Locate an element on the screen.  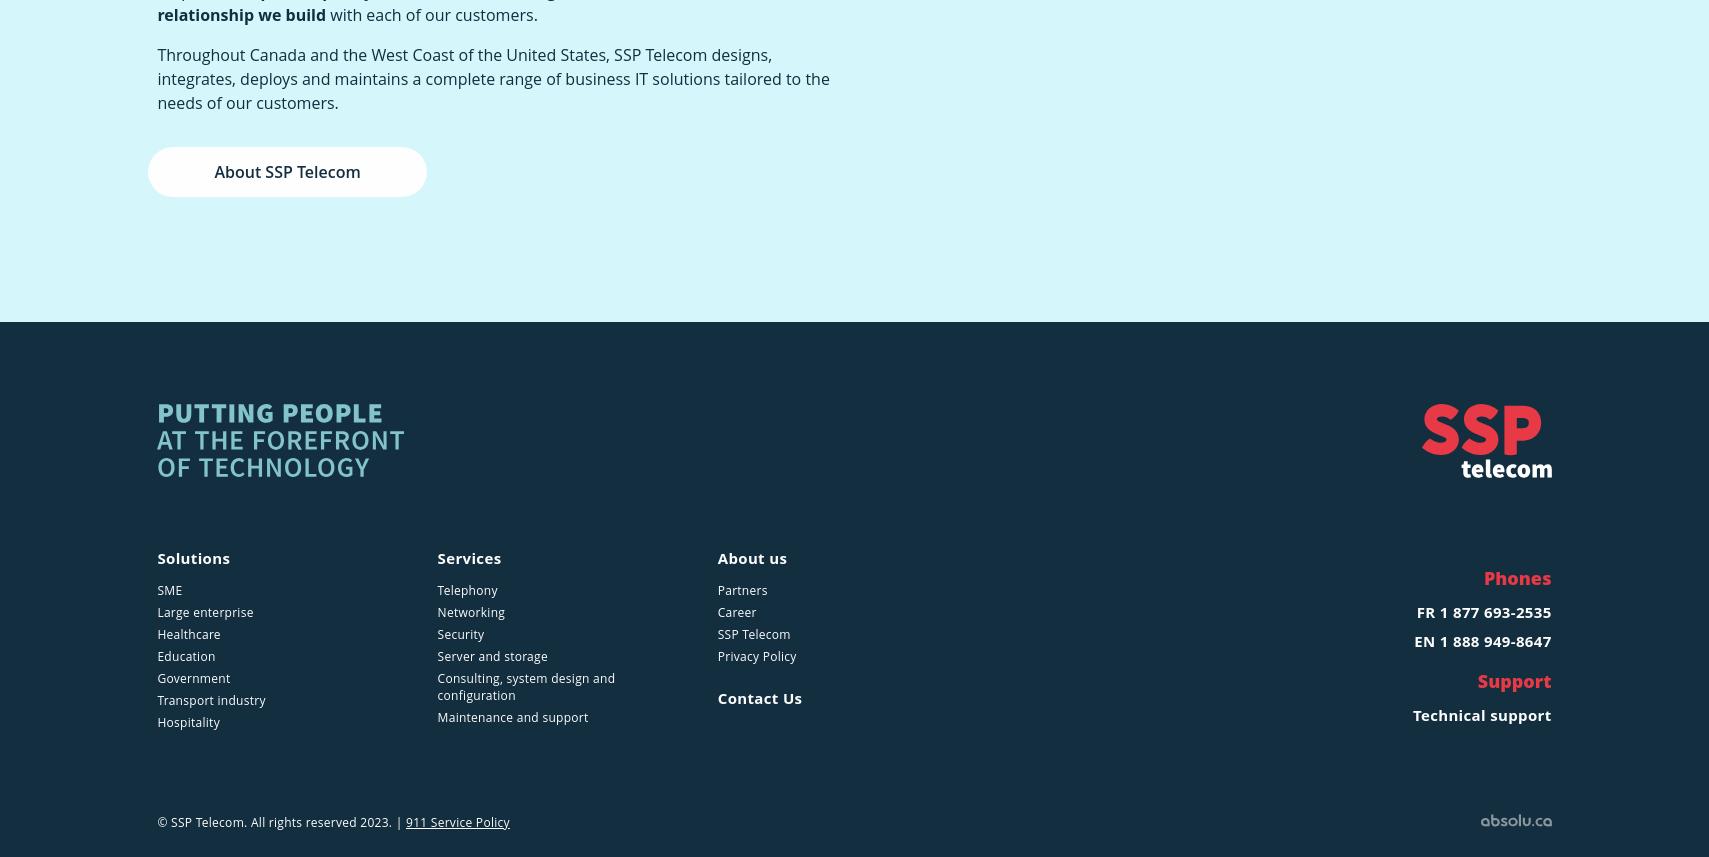
'Networking' is located at coordinates (470, 611).